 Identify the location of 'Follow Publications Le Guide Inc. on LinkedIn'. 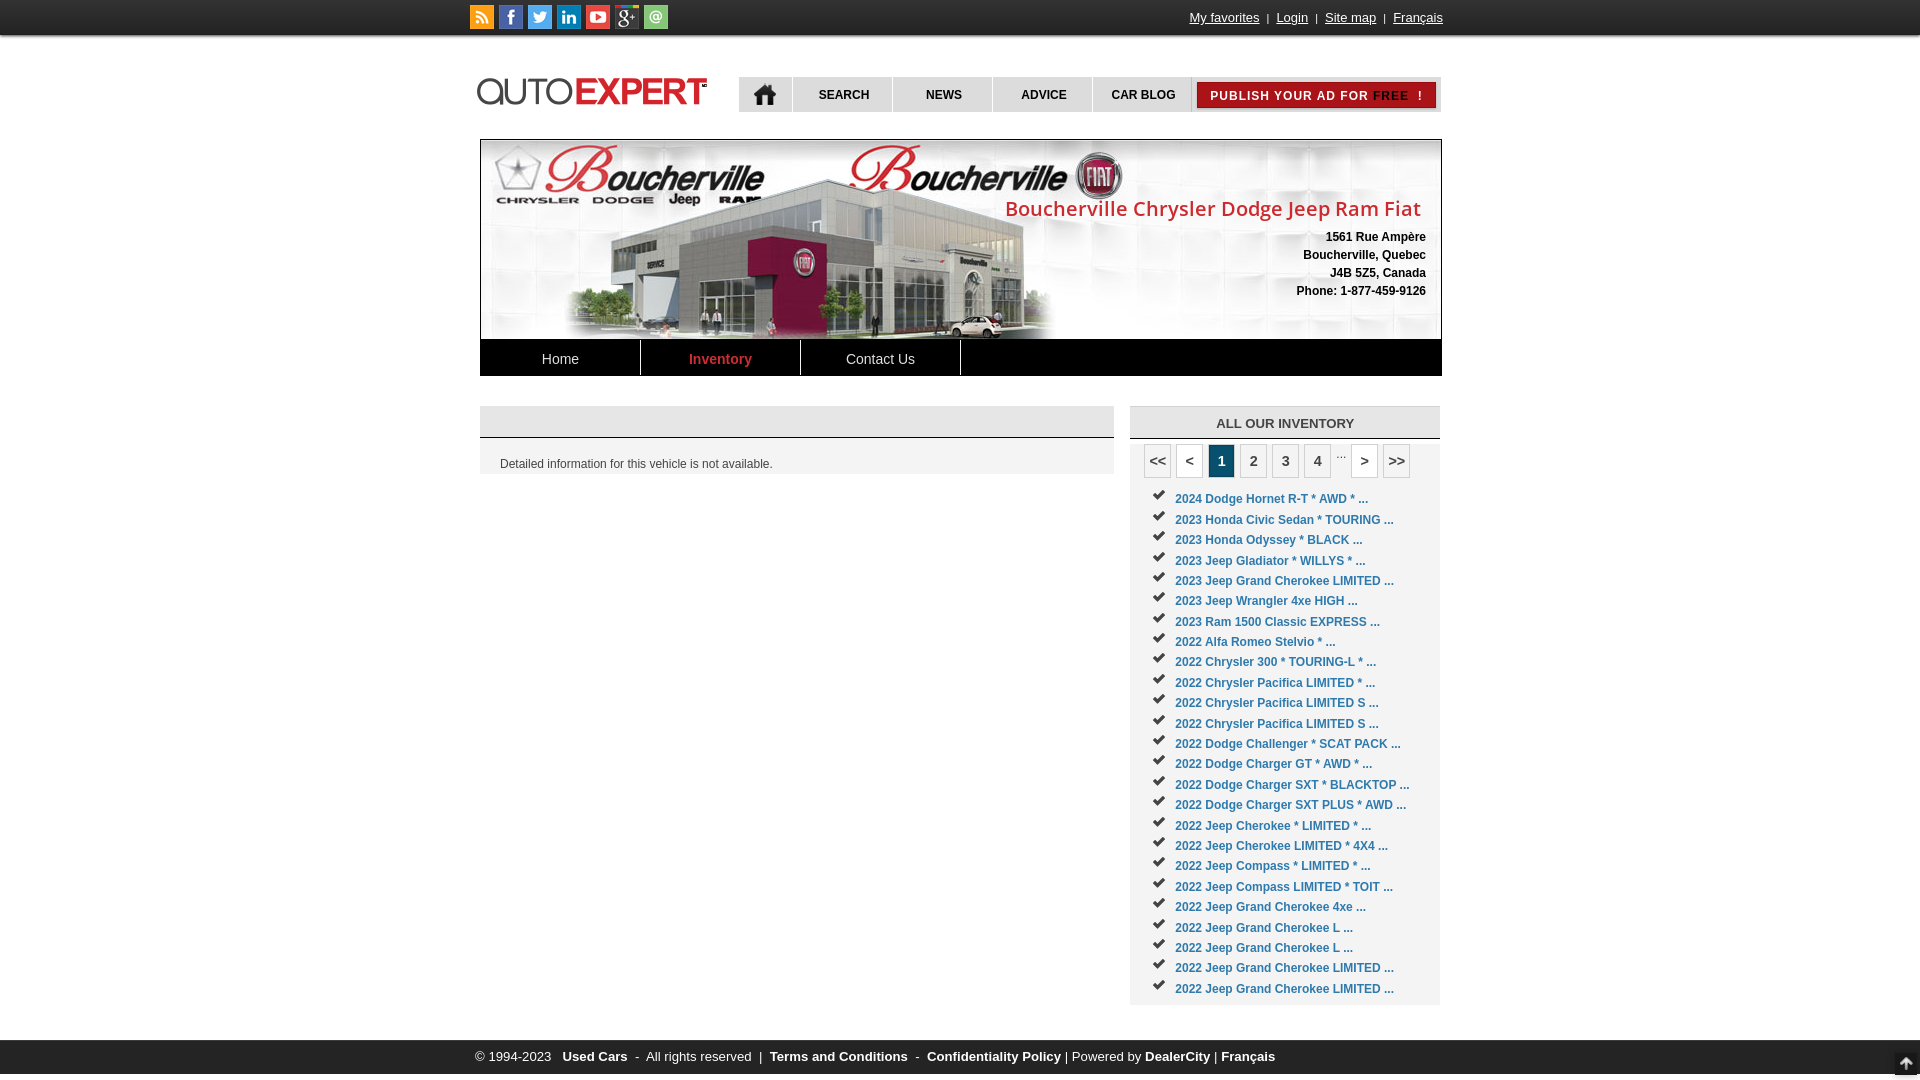
(568, 24).